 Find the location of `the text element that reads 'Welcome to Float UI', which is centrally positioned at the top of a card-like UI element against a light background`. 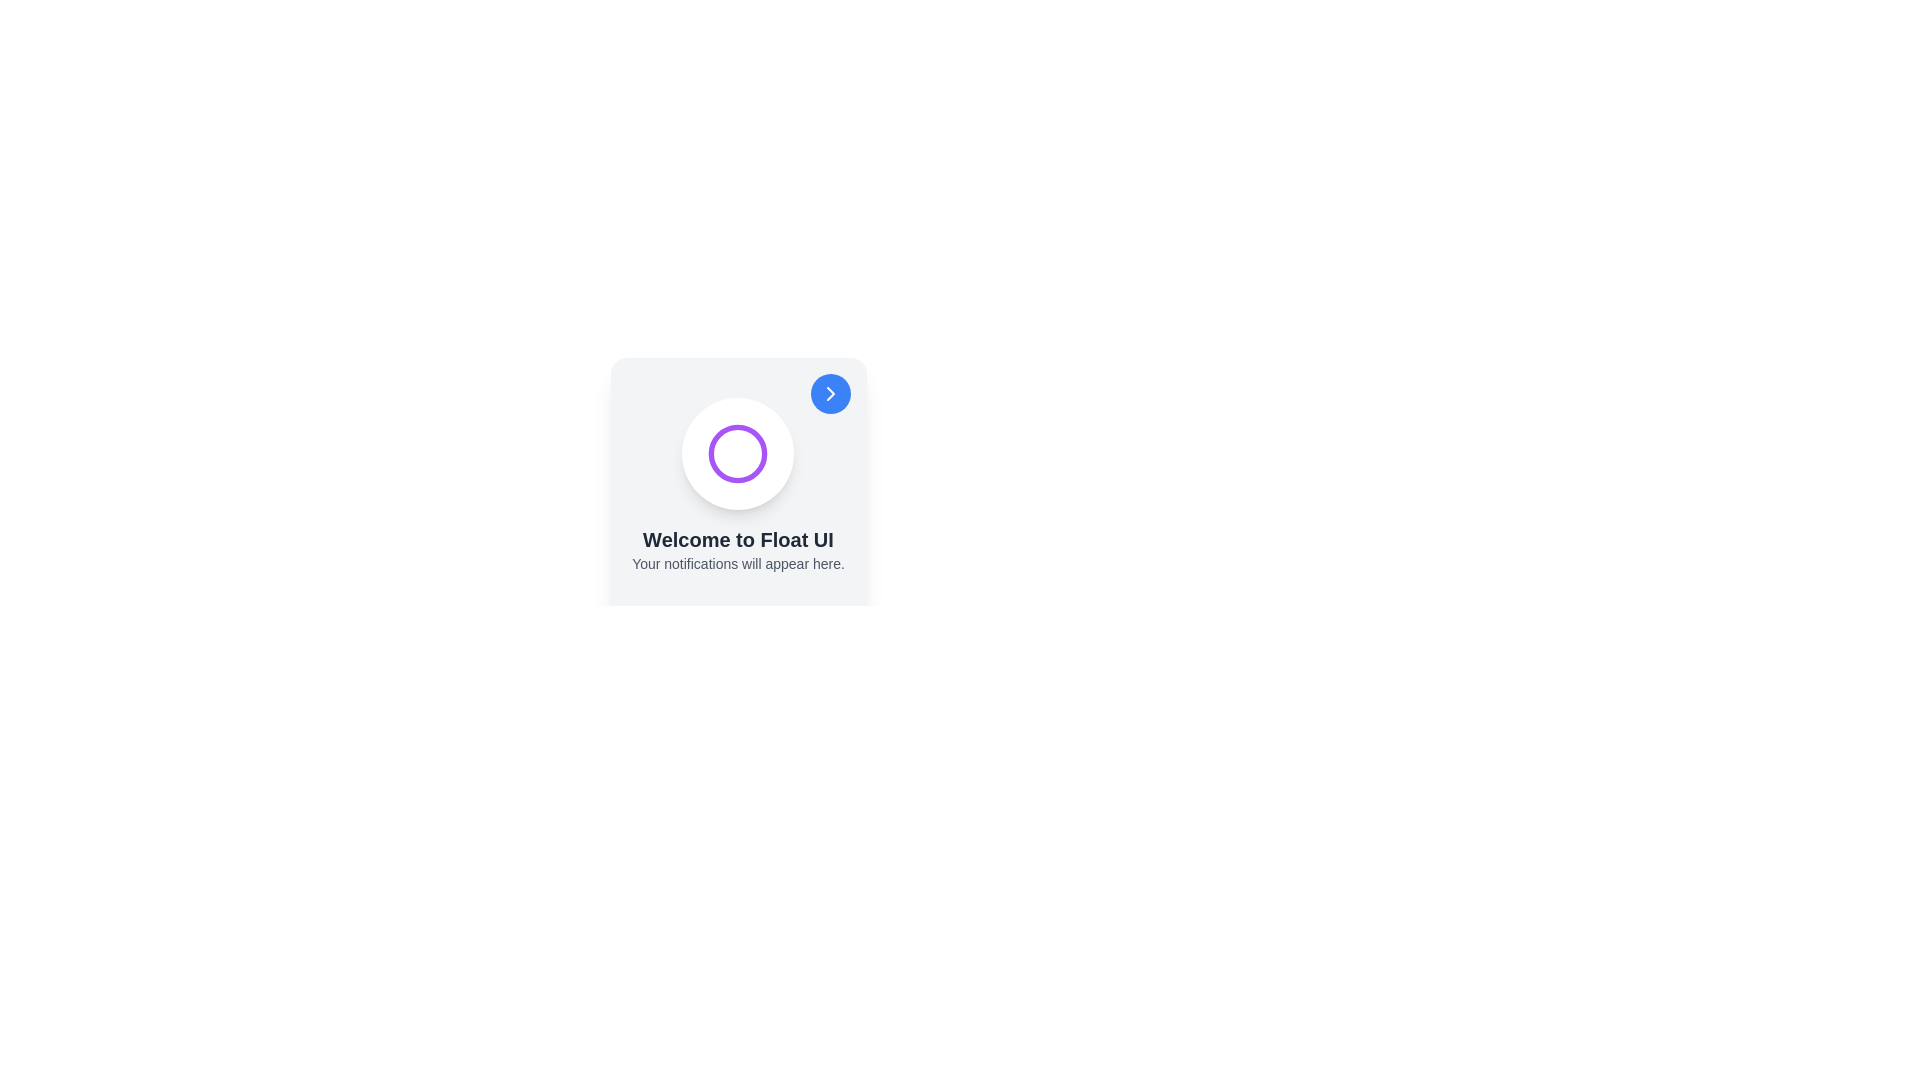

the text element that reads 'Welcome to Float UI', which is centrally positioned at the top of a card-like UI element against a light background is located at coordinates (737, 540).